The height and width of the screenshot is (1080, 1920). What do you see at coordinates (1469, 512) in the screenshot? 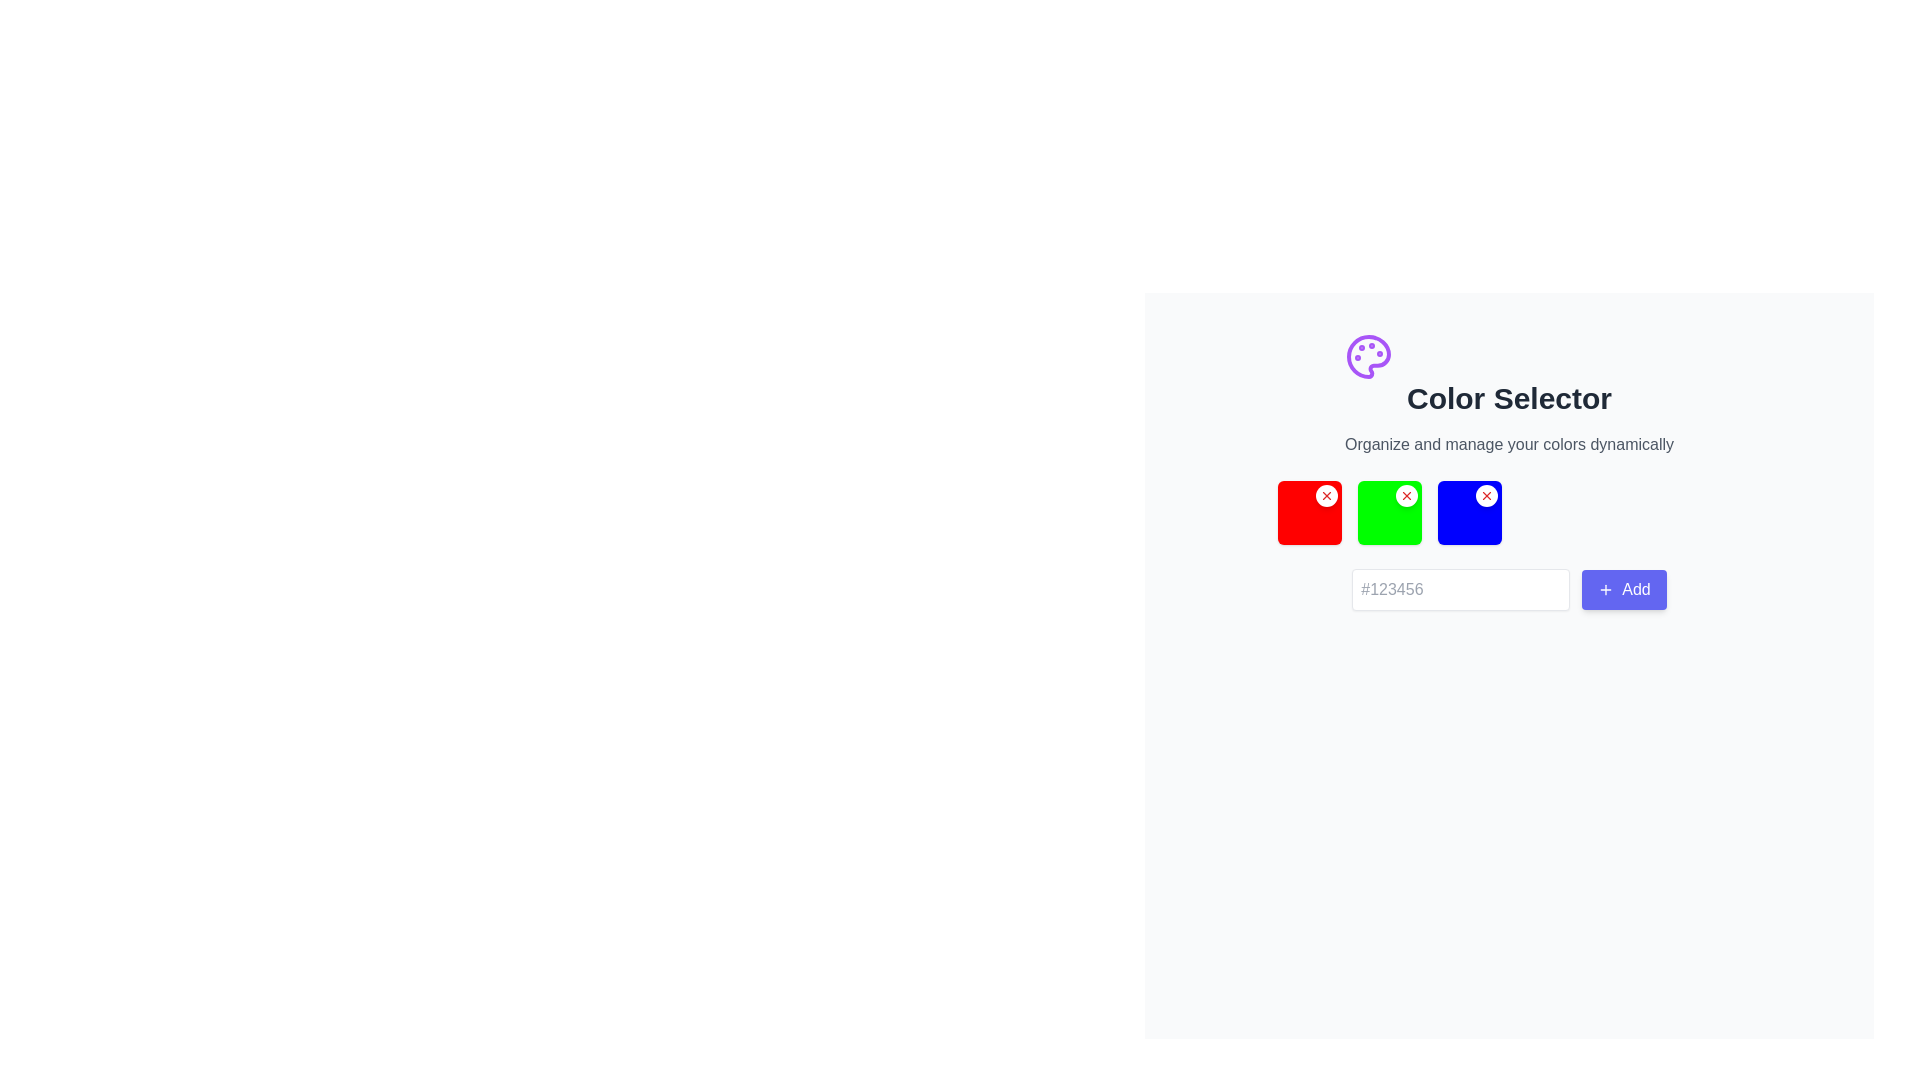
I see `the selectable box with a blue background and rounded corners` at bounding box center [1469, 512].